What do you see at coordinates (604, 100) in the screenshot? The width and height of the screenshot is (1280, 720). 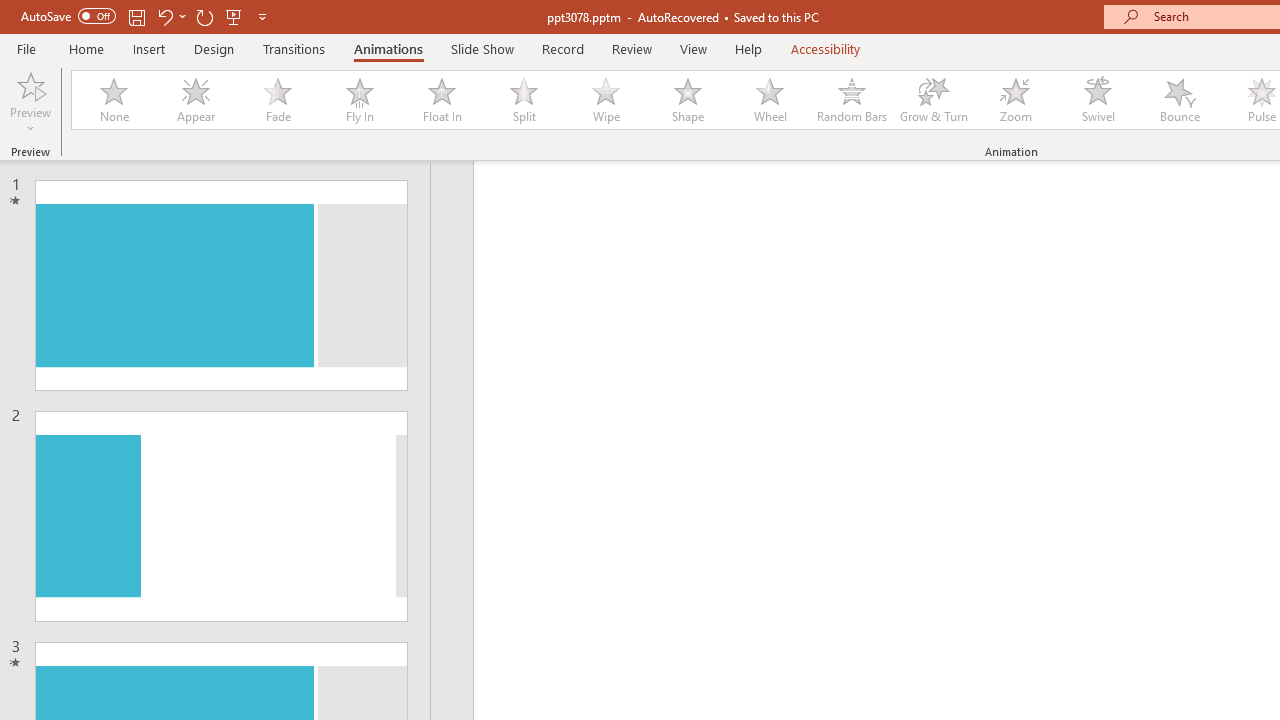 I see `'Wipe'` at bounding box center [604, 100].